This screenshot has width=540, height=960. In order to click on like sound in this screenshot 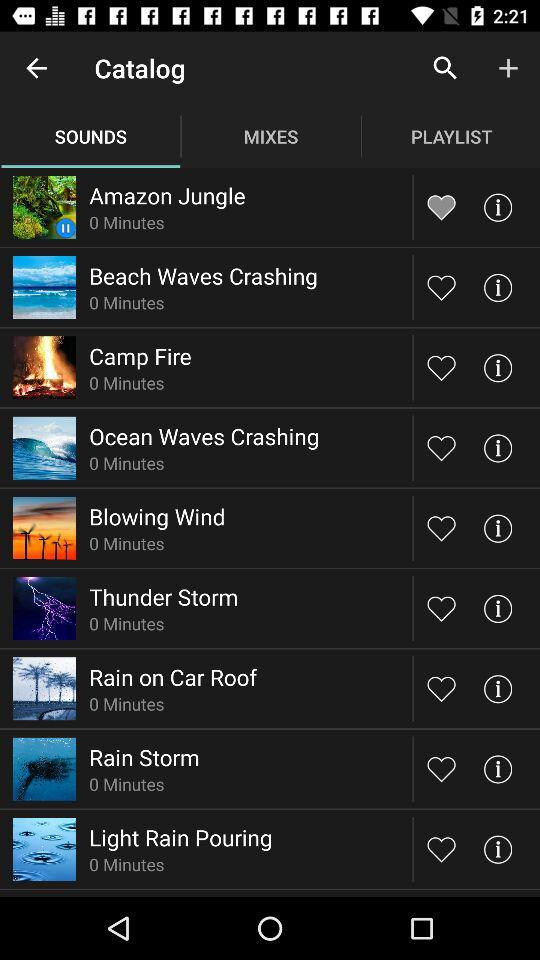, I will do `click(441, 366)`.